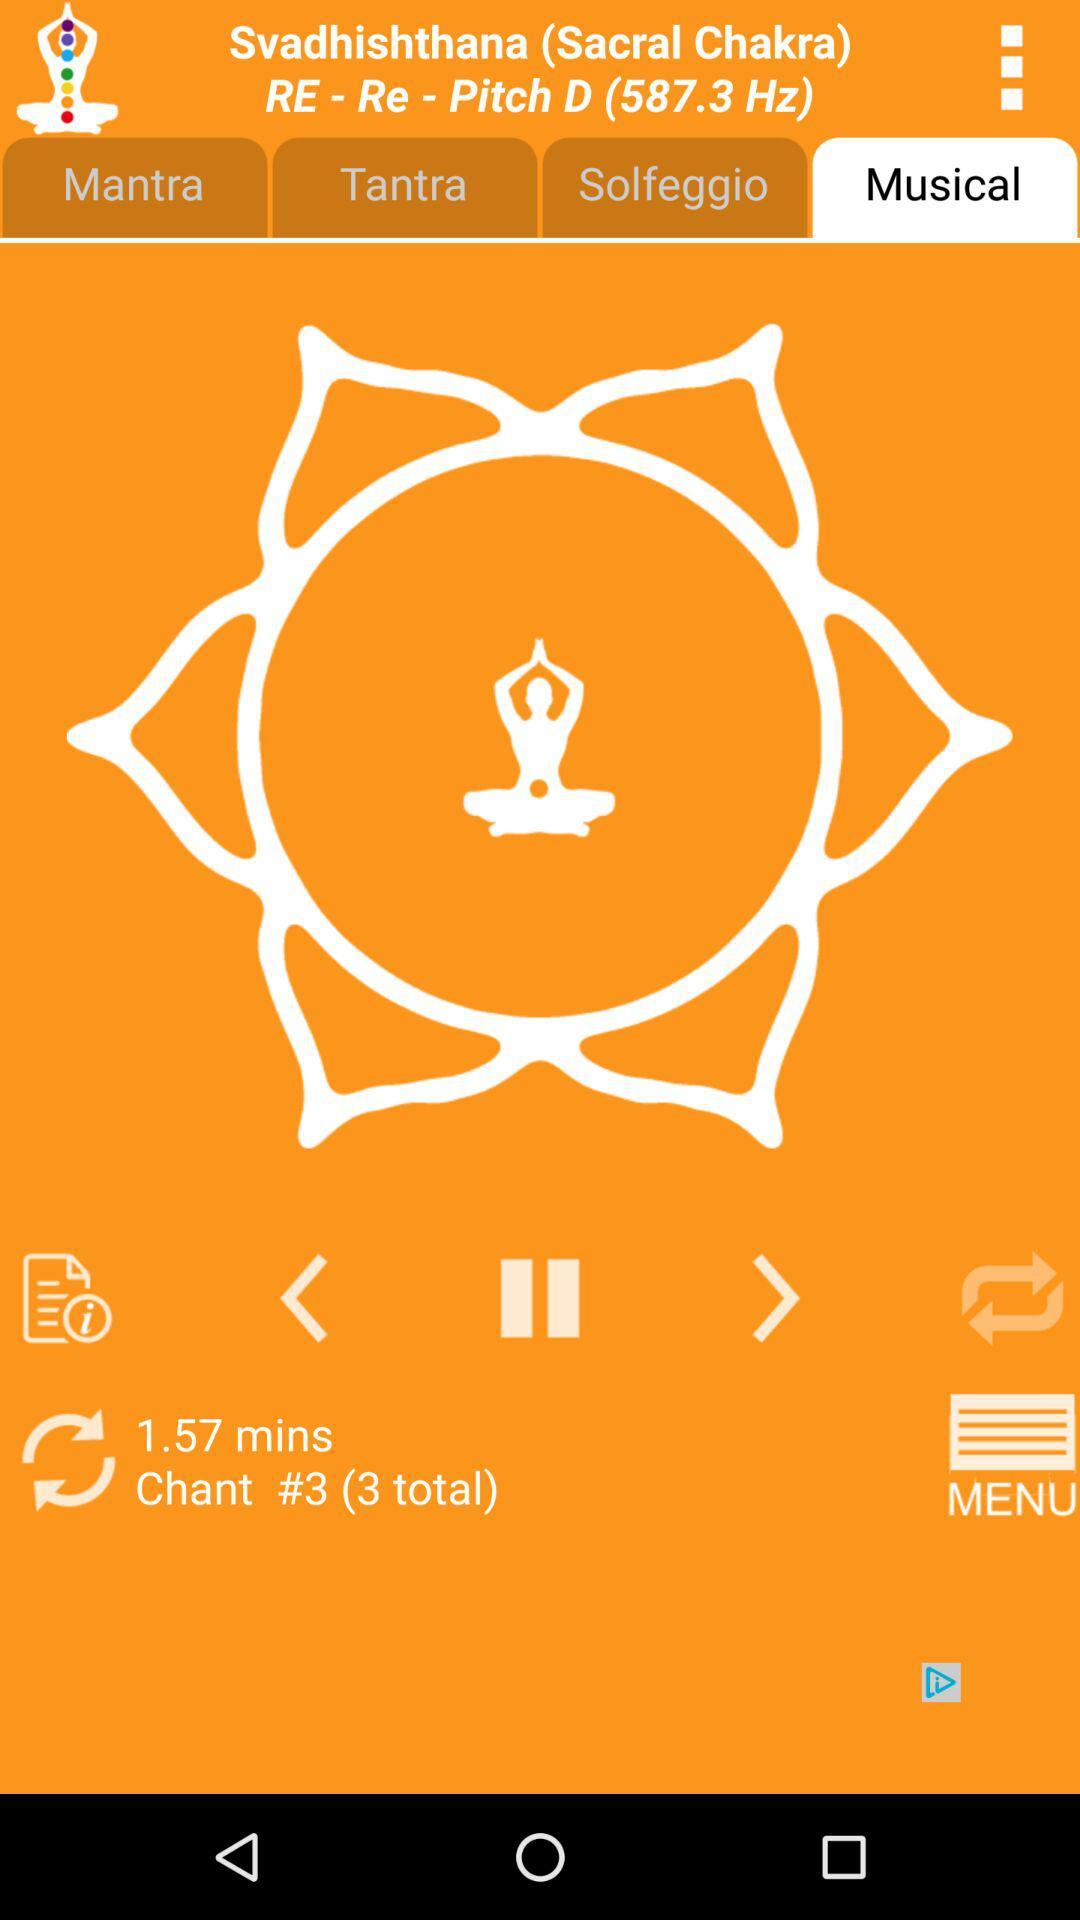  What do you see at coordinates (540, 1298) in the screenshot?
I see `go back` at bounding box center [540, 1298].